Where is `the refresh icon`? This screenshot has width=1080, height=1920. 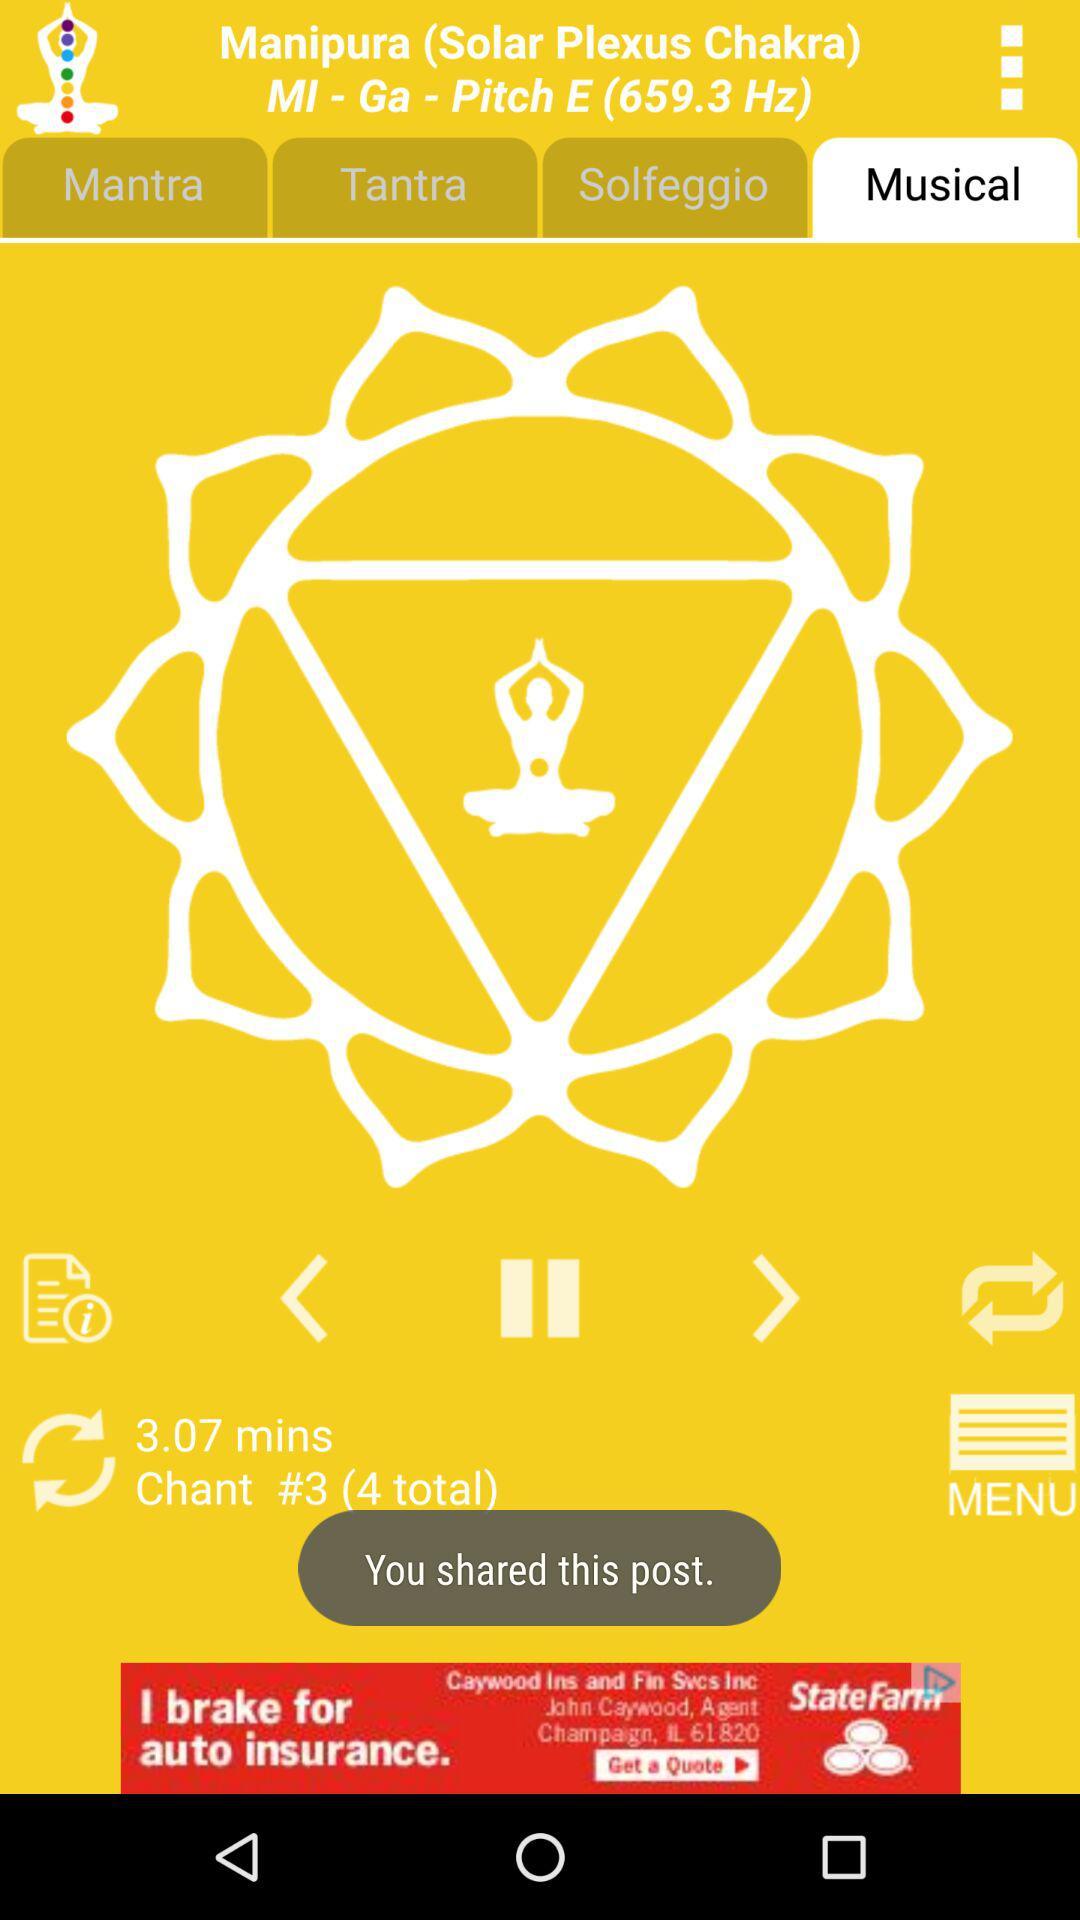
the refresh icon is located at coordinates (66, 1561).